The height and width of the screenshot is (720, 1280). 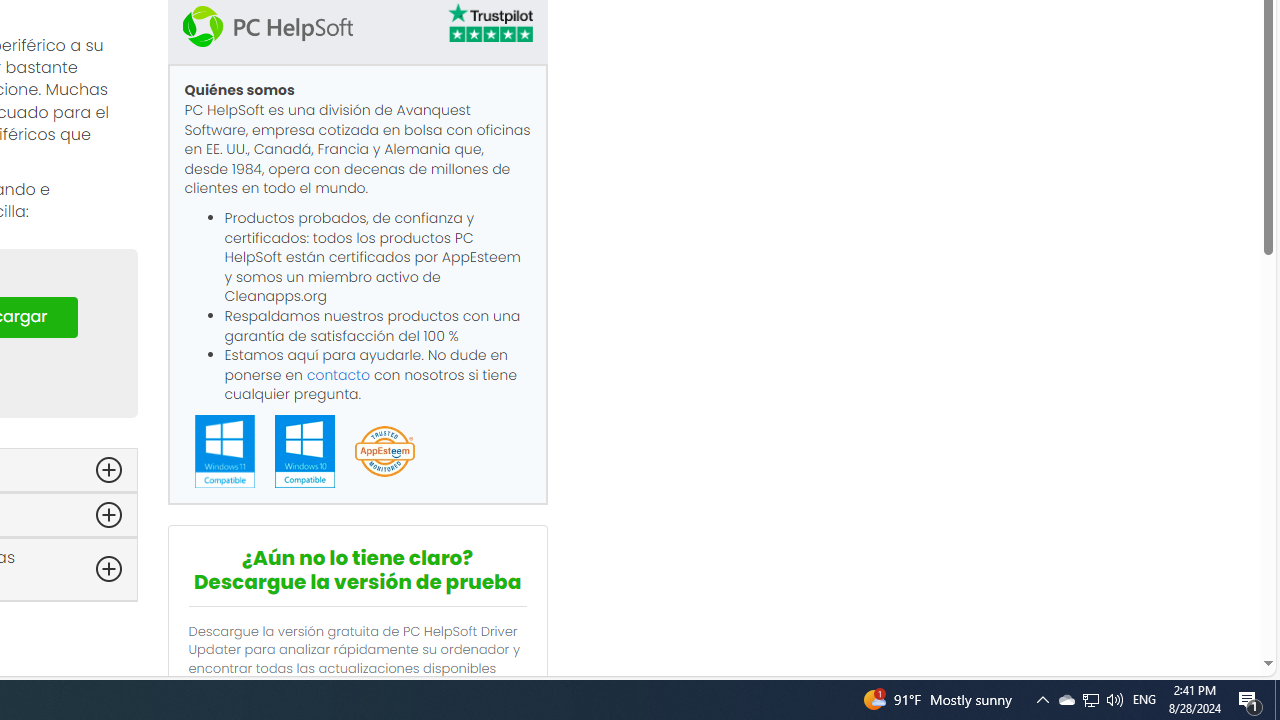 I want to click on 'TrustPilot', so click(x=489, y=23).